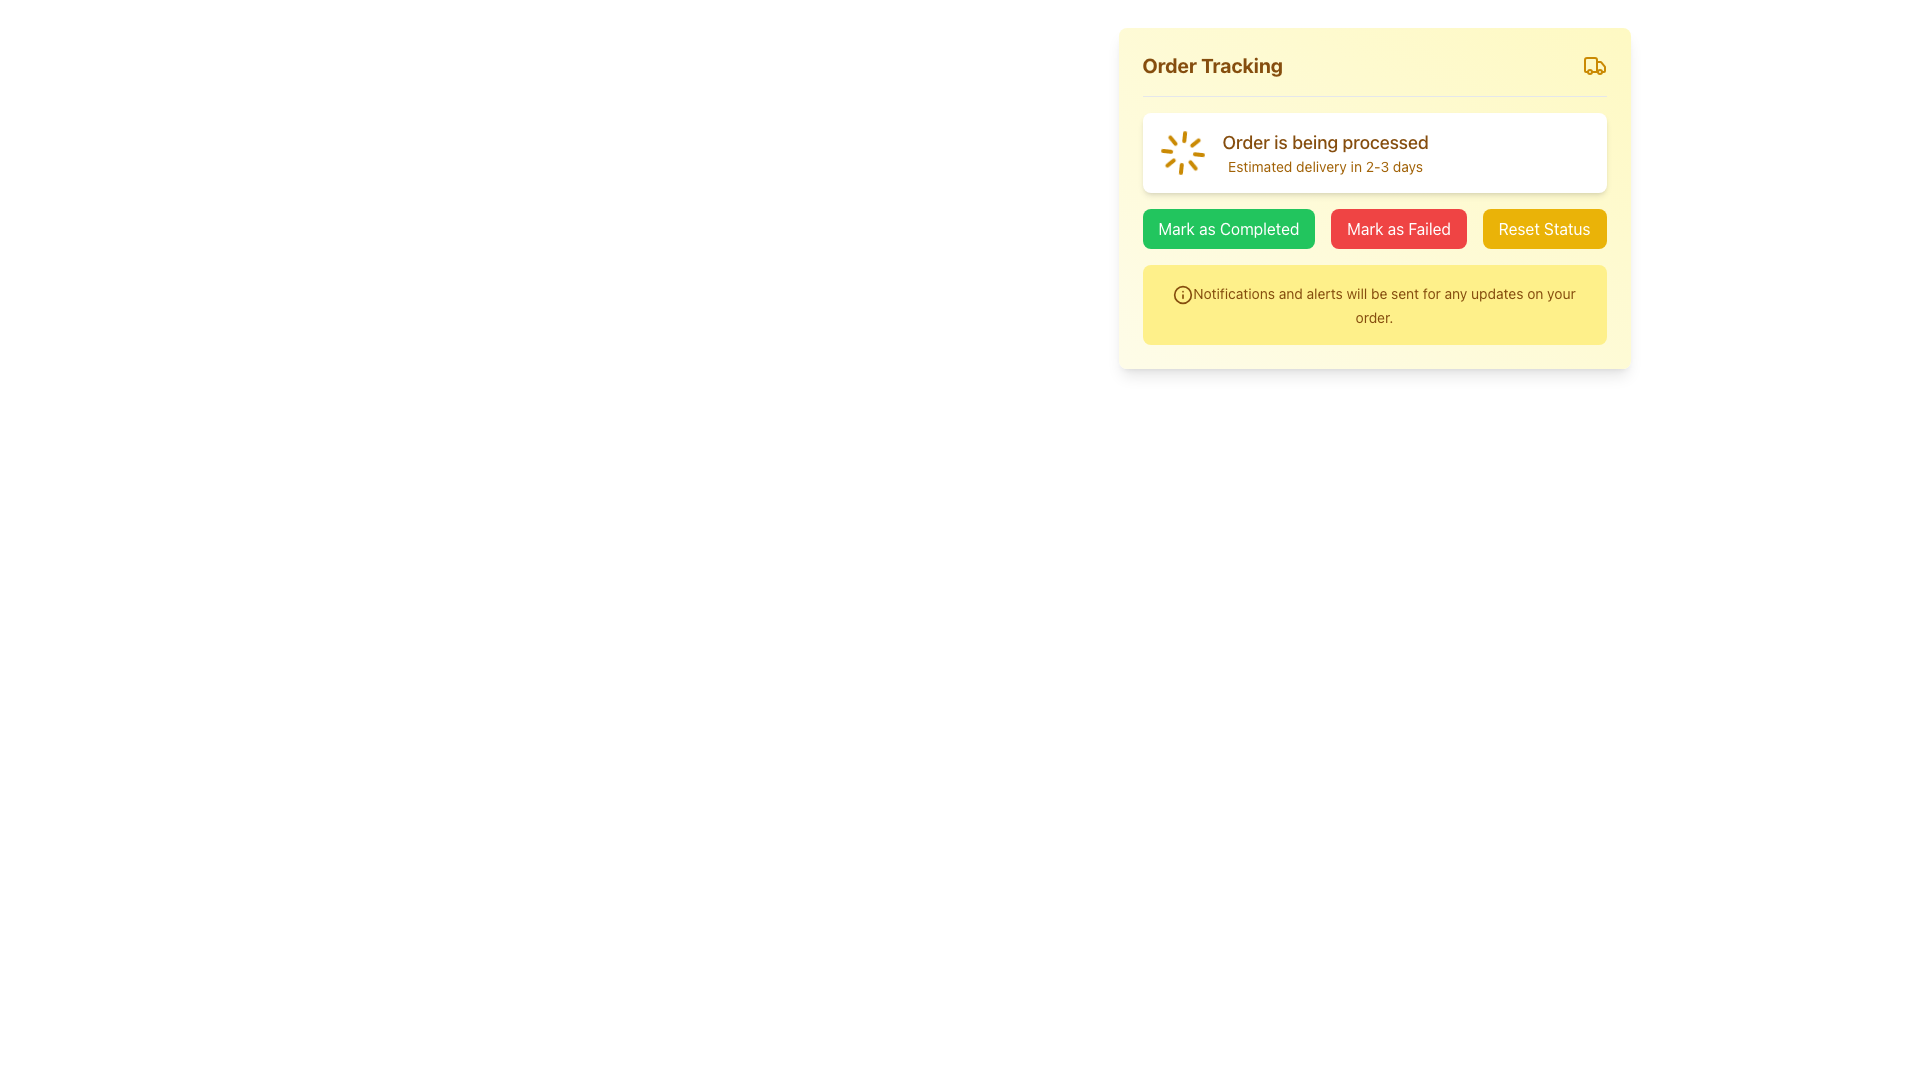  I want to click on the message notification text indicating order progress and estimated delivery time, located in the 'Order Tracking' section to the right of the spinning loader icon, so click(1325, 152).